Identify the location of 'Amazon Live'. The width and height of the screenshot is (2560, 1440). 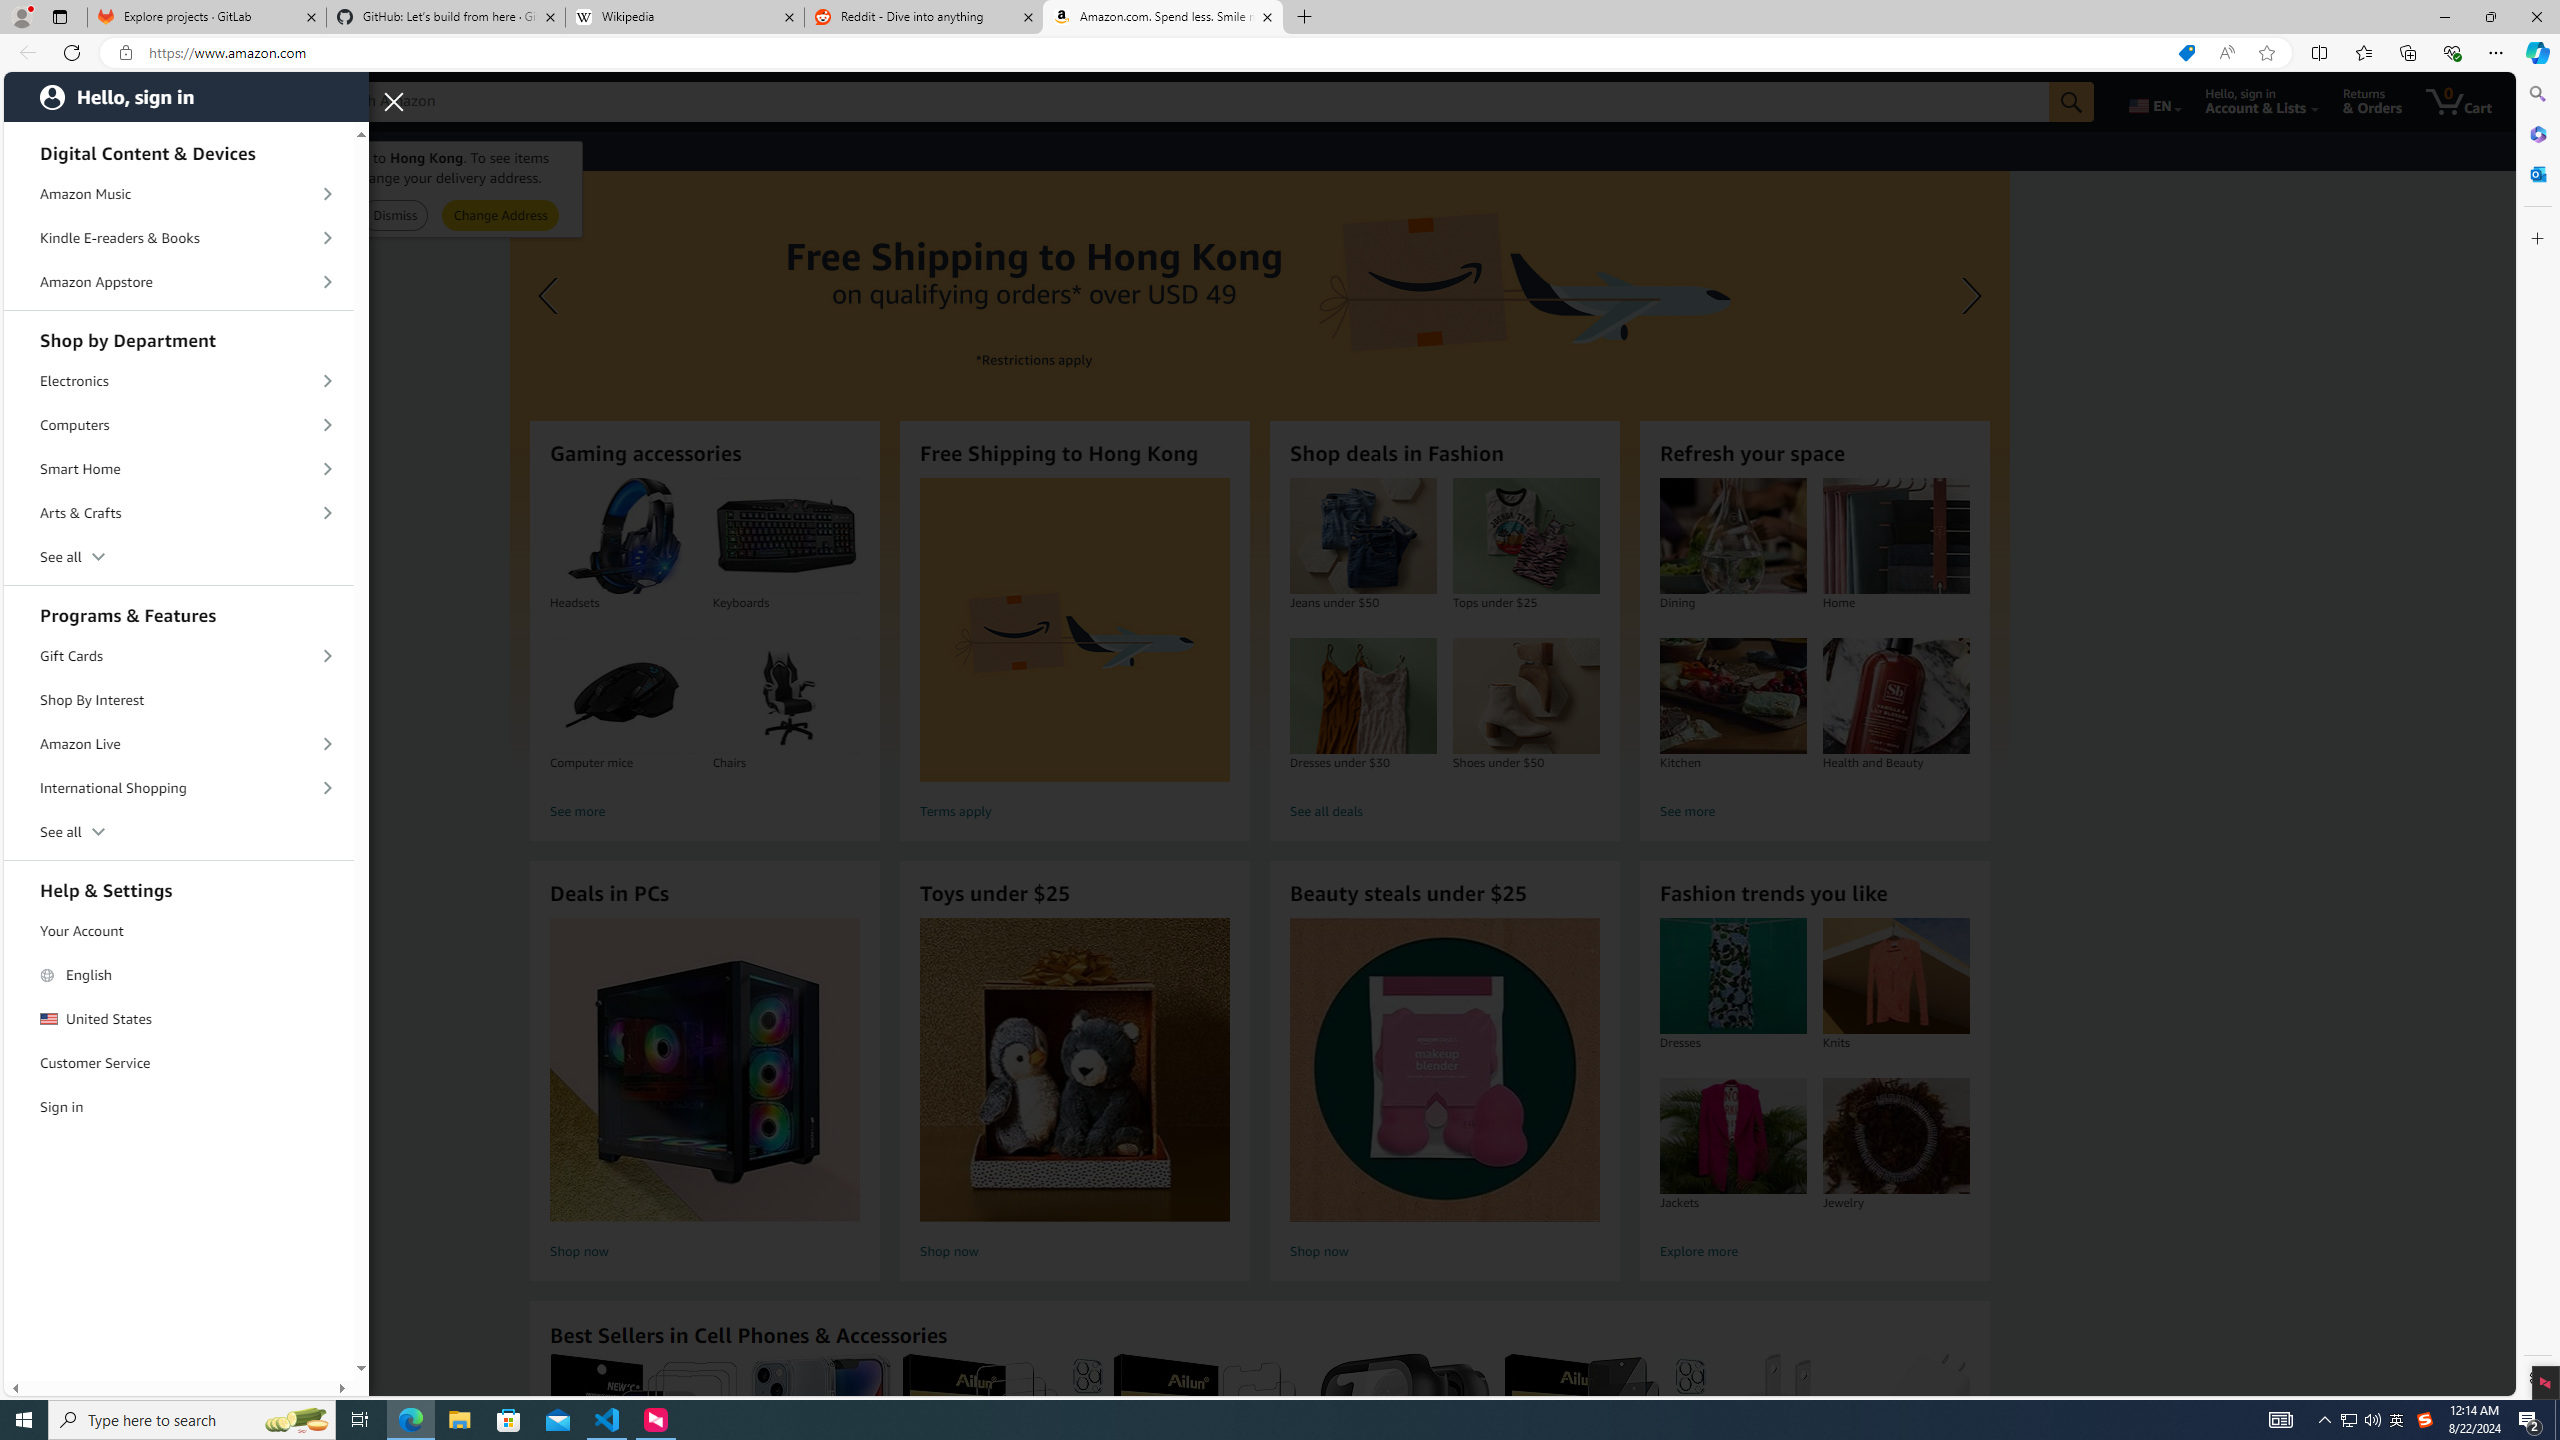
(179, 742).